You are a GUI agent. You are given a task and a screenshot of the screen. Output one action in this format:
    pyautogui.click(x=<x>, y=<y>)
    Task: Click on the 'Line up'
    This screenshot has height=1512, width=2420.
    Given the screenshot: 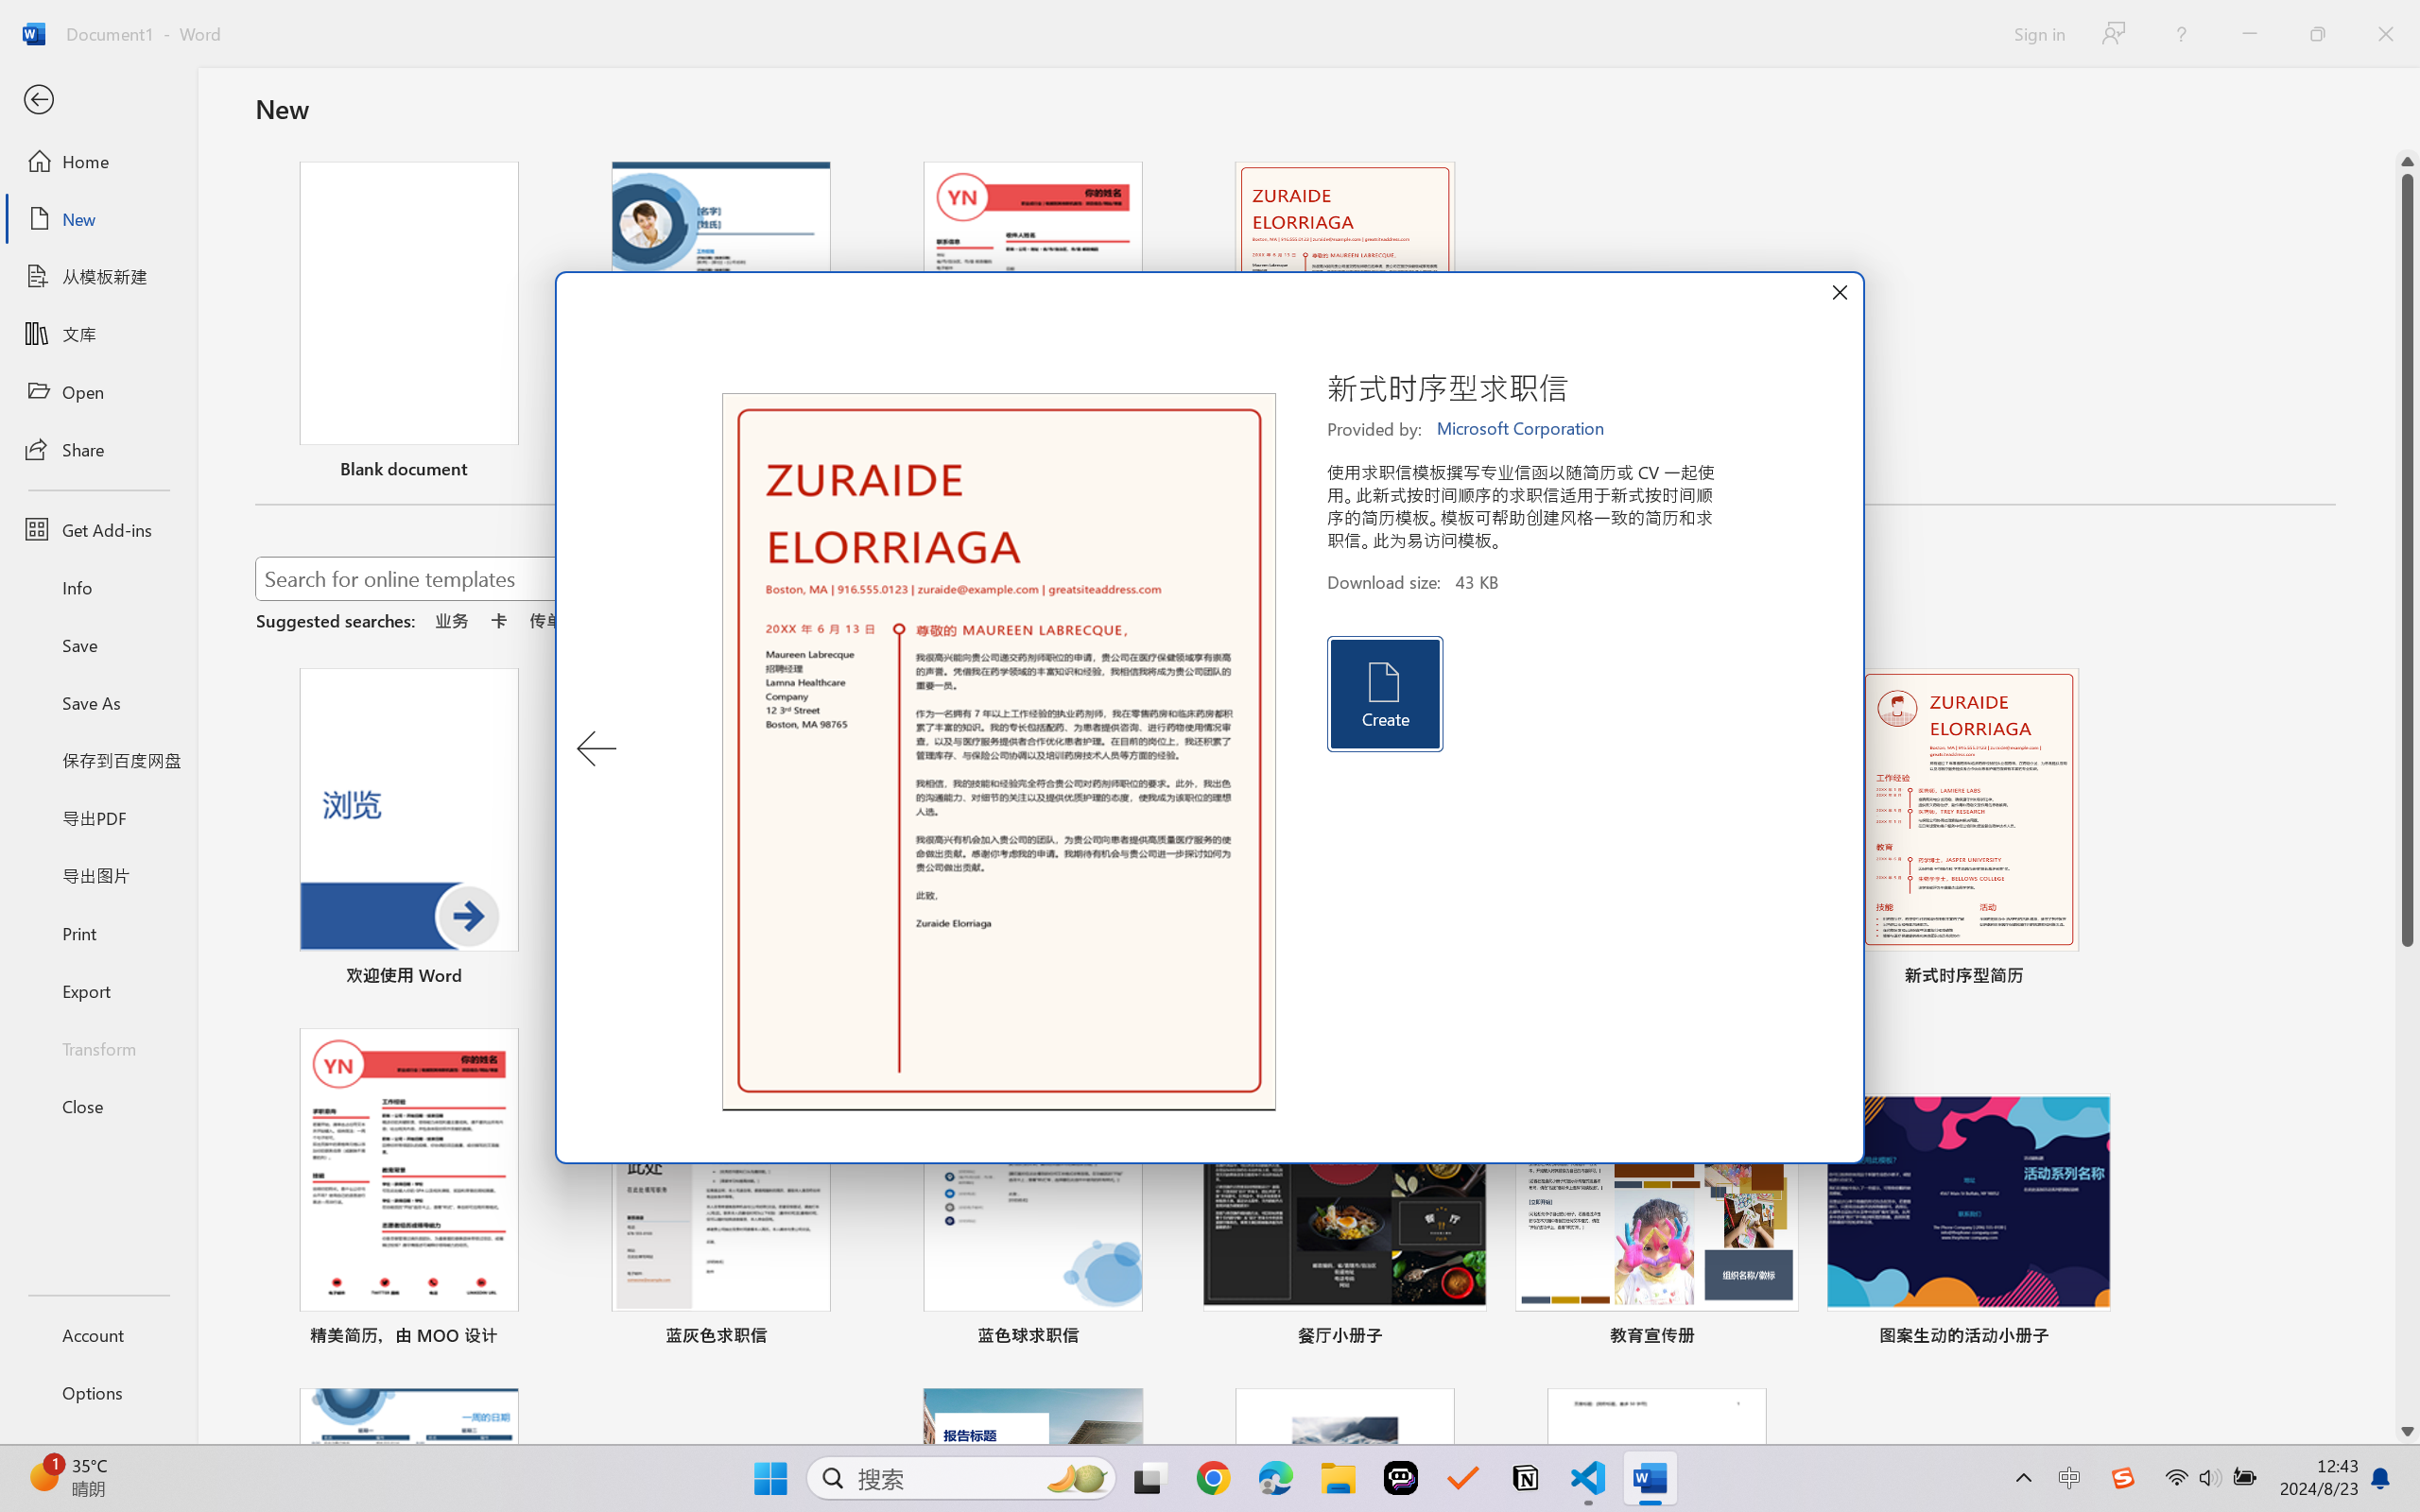 What is the action you would take?
    pyautogui.click(x=2407, y=161)
    